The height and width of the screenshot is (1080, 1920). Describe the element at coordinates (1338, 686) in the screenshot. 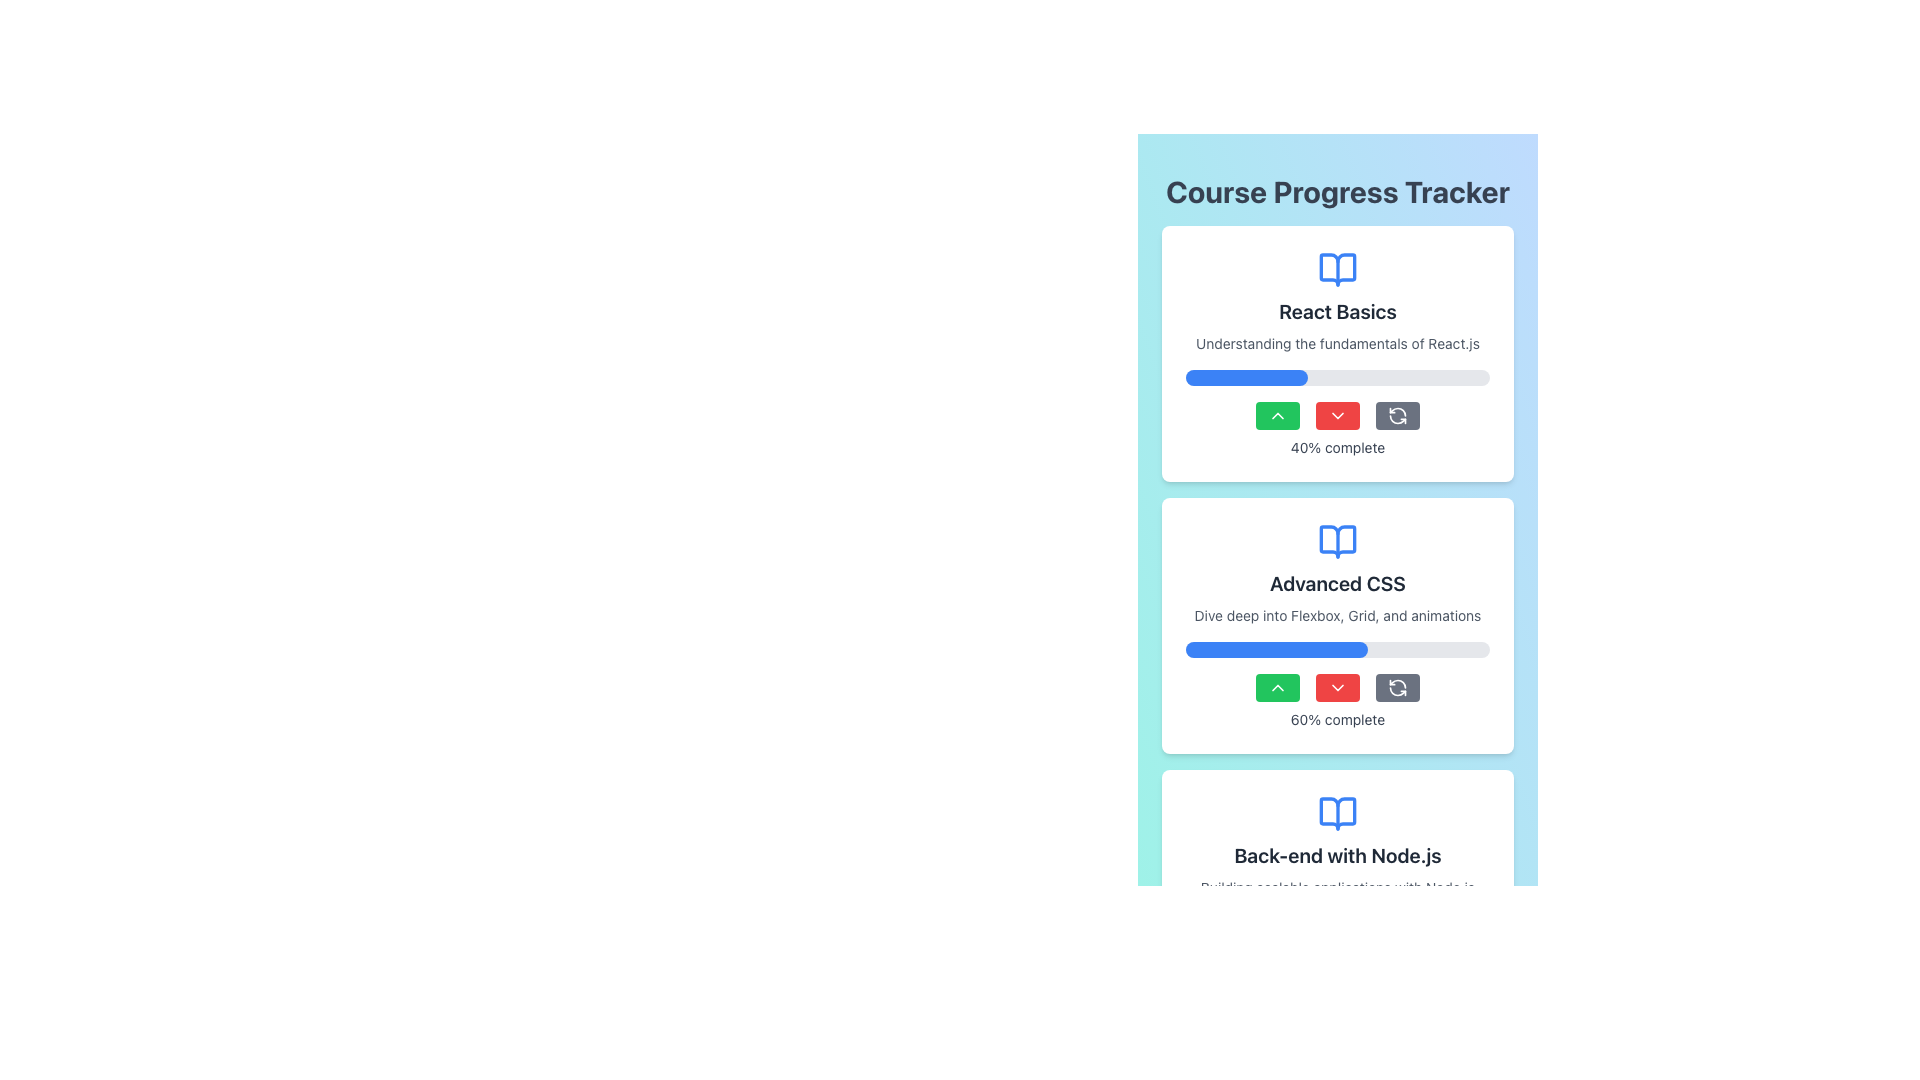

I see `the red decrement button located between the green upward chevron button and the gray refresh icon button in the course module interface for 'Advanced CSS'` at that location.